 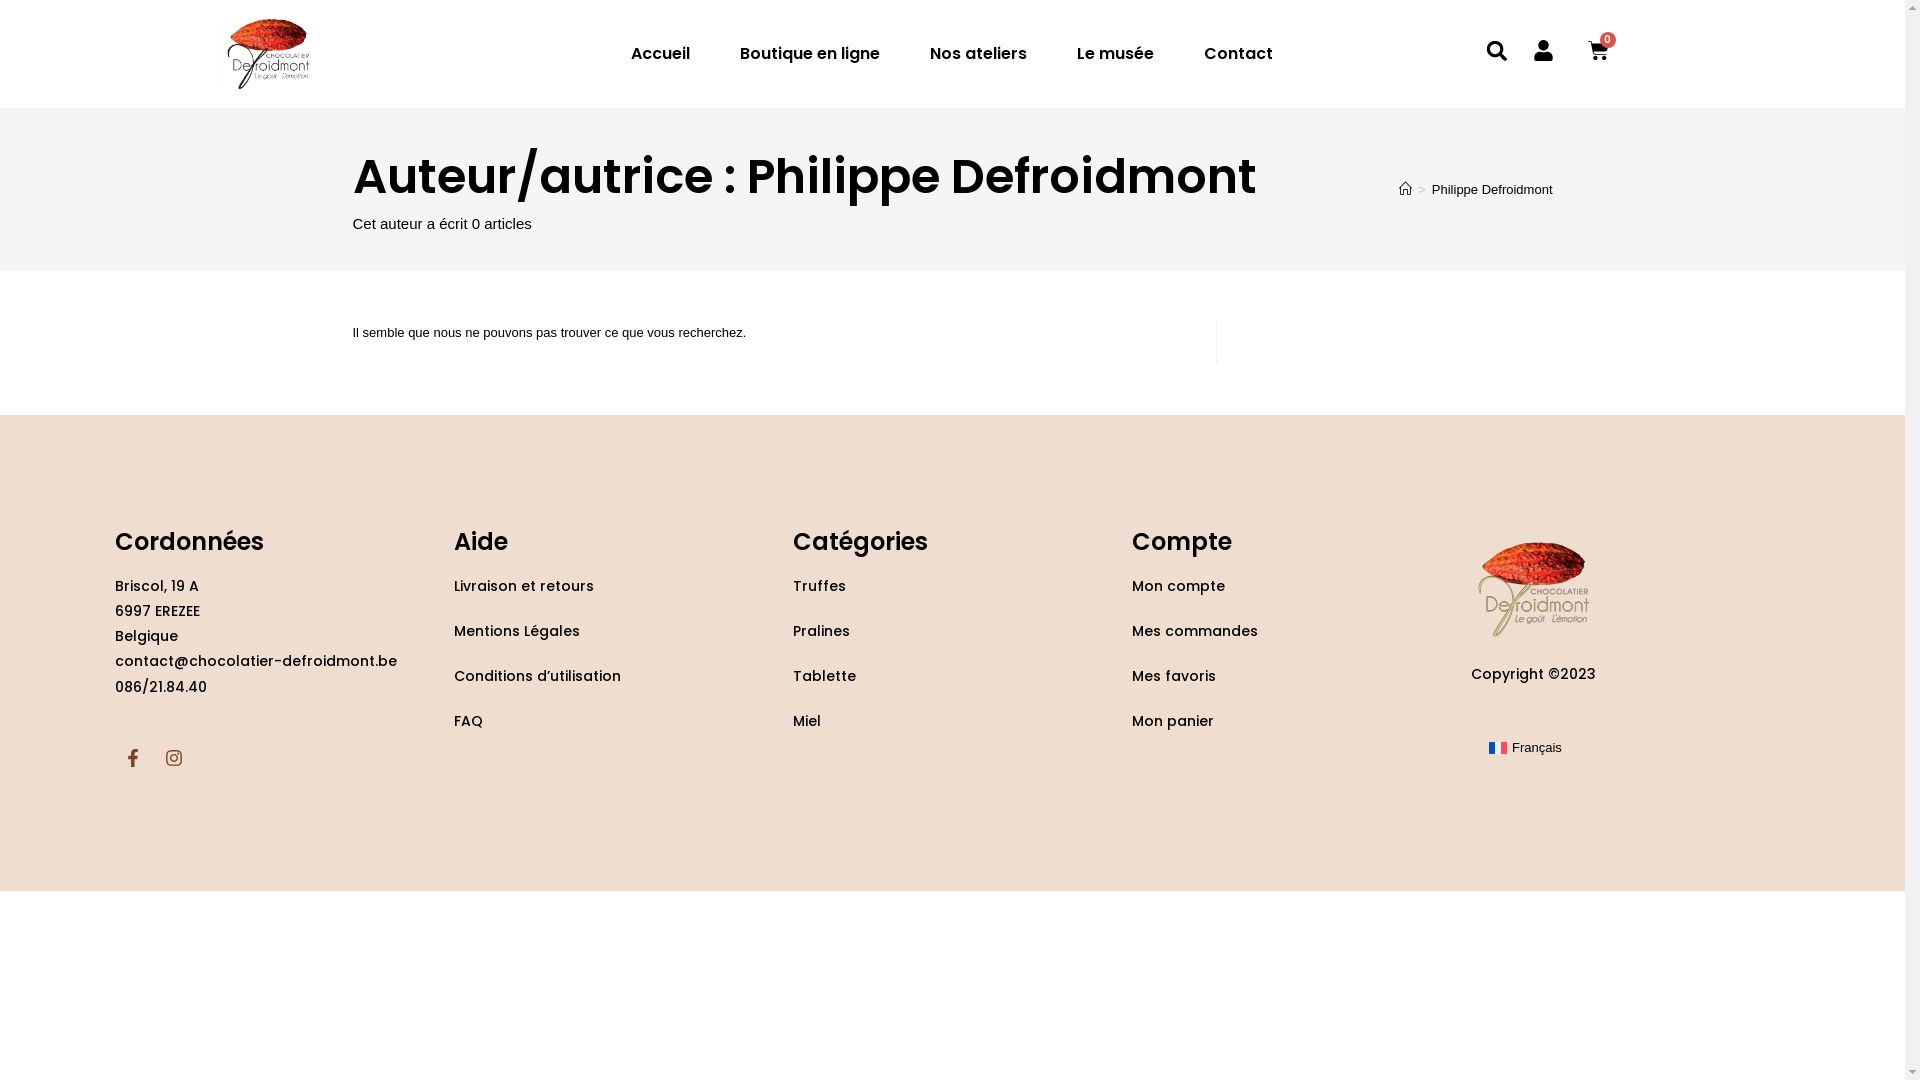 What do you see at coordinates (254, 660) in the screenshot?
I see `'contact@chocolatier-defroidmont.be'` at bounding box center [254, 660].